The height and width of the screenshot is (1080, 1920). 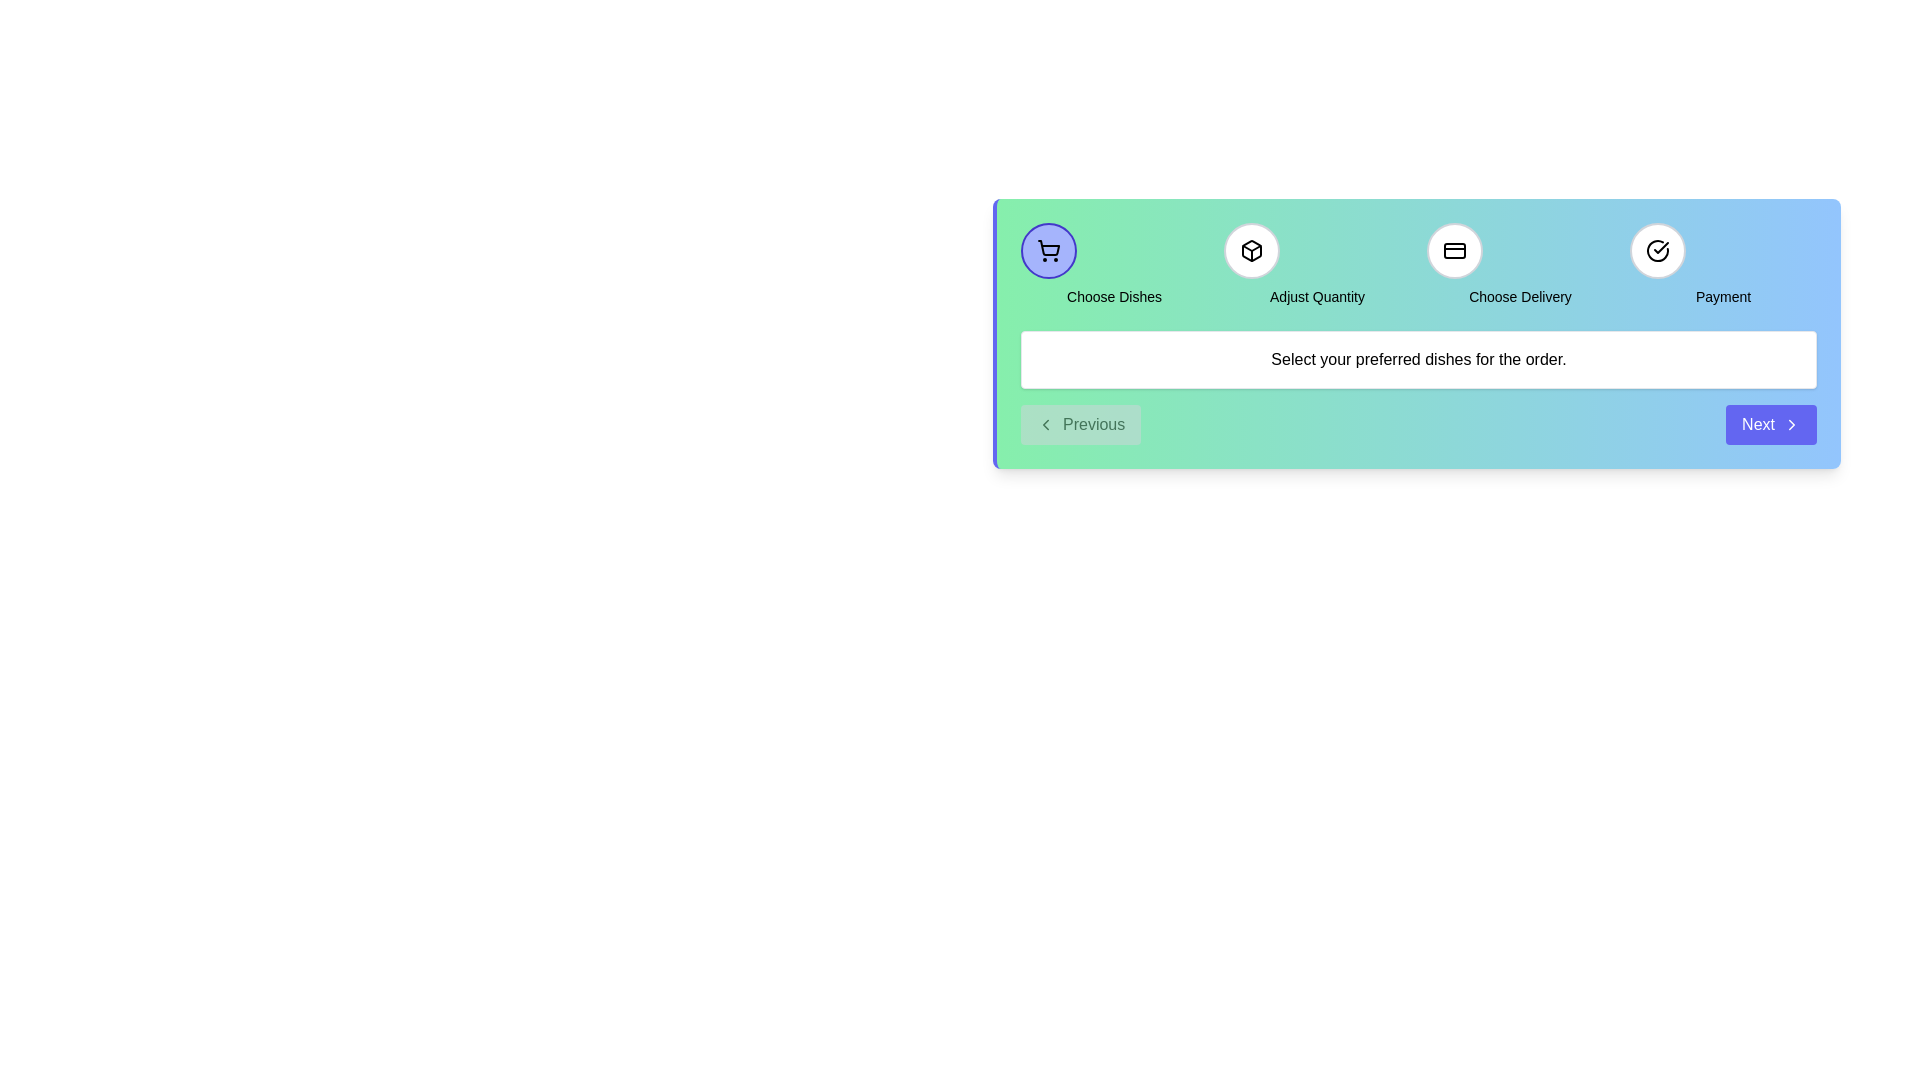 What do you see at coordinates (1657, 249) in the screenshot?
I see `the Circular icon button with a checkmark, which is the rightmost icon in a group of four, associated with the text 'Payment'` at bounding box center [1657, 249].